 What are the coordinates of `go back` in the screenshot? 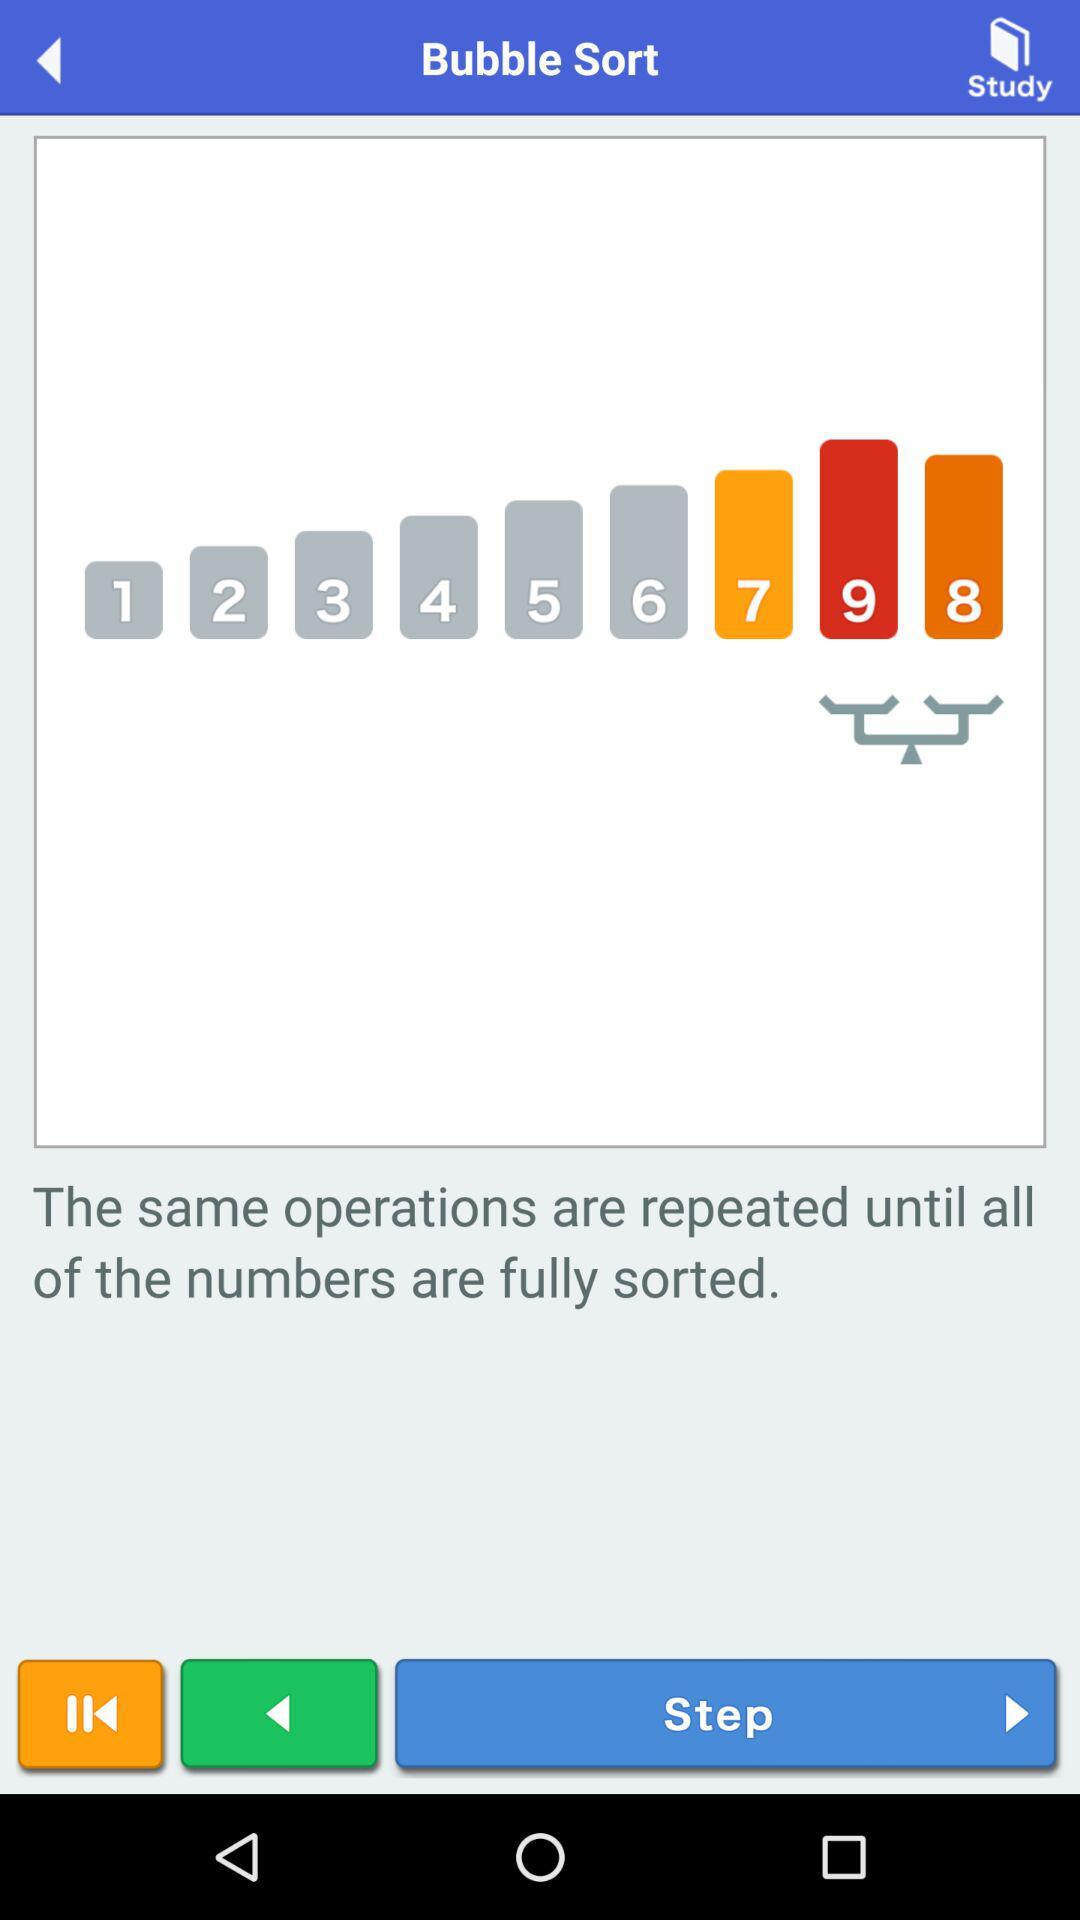 It's located at (68, 56).